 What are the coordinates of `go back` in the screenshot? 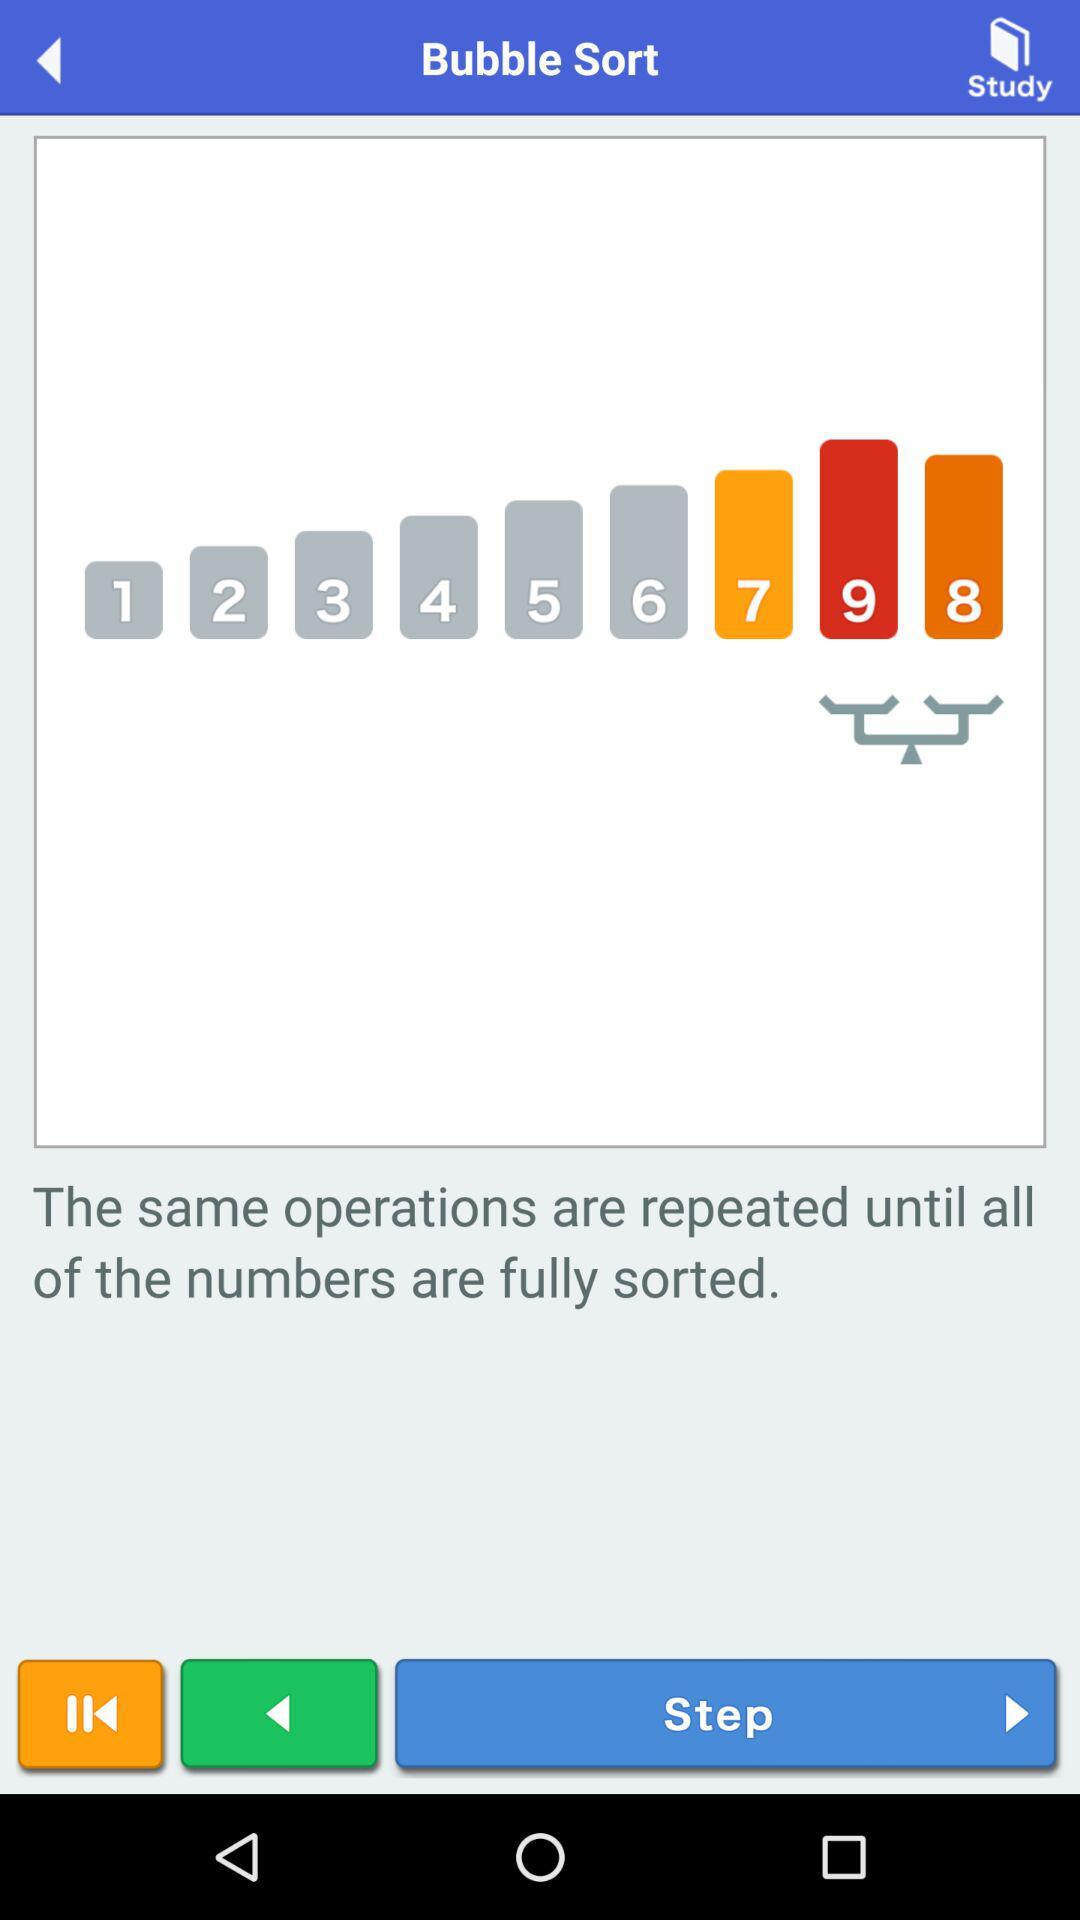 It's located at (68, 56).